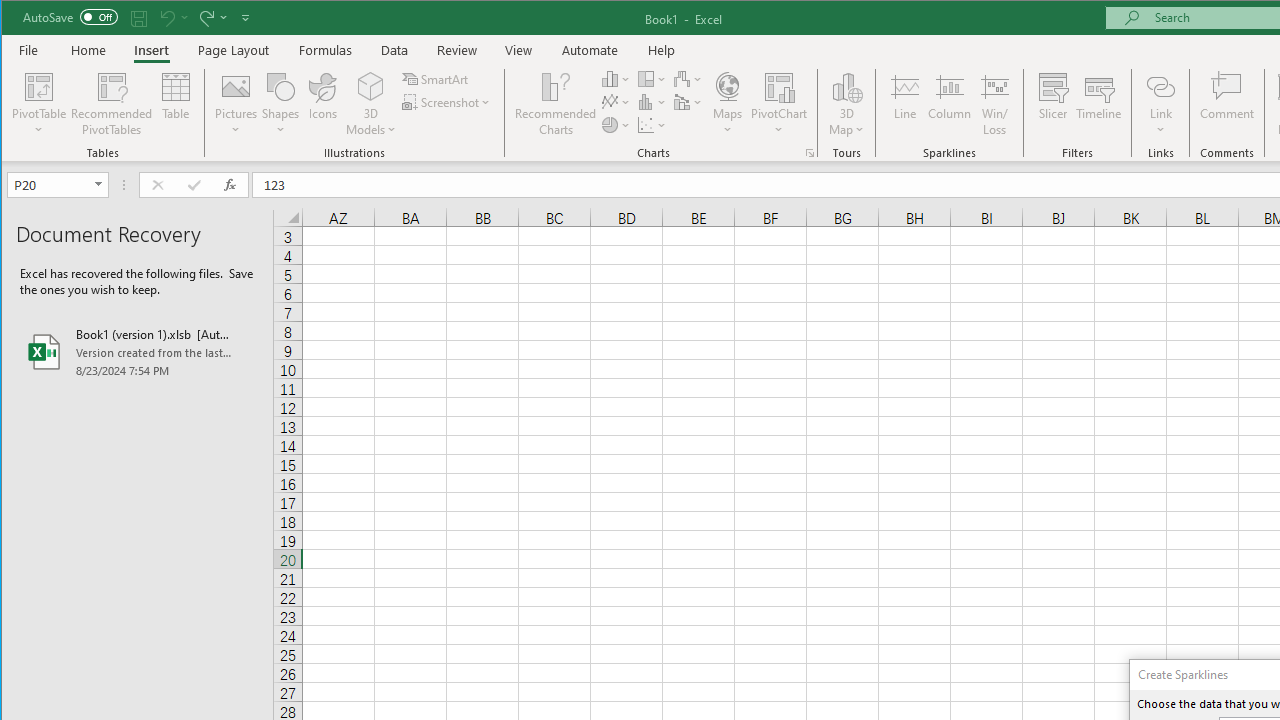 This screenshot has width=1280, height=720. Describe the element at coordinates (652, 102) in the screenshot. I see `'Insert Statistic Chart'` at that location.